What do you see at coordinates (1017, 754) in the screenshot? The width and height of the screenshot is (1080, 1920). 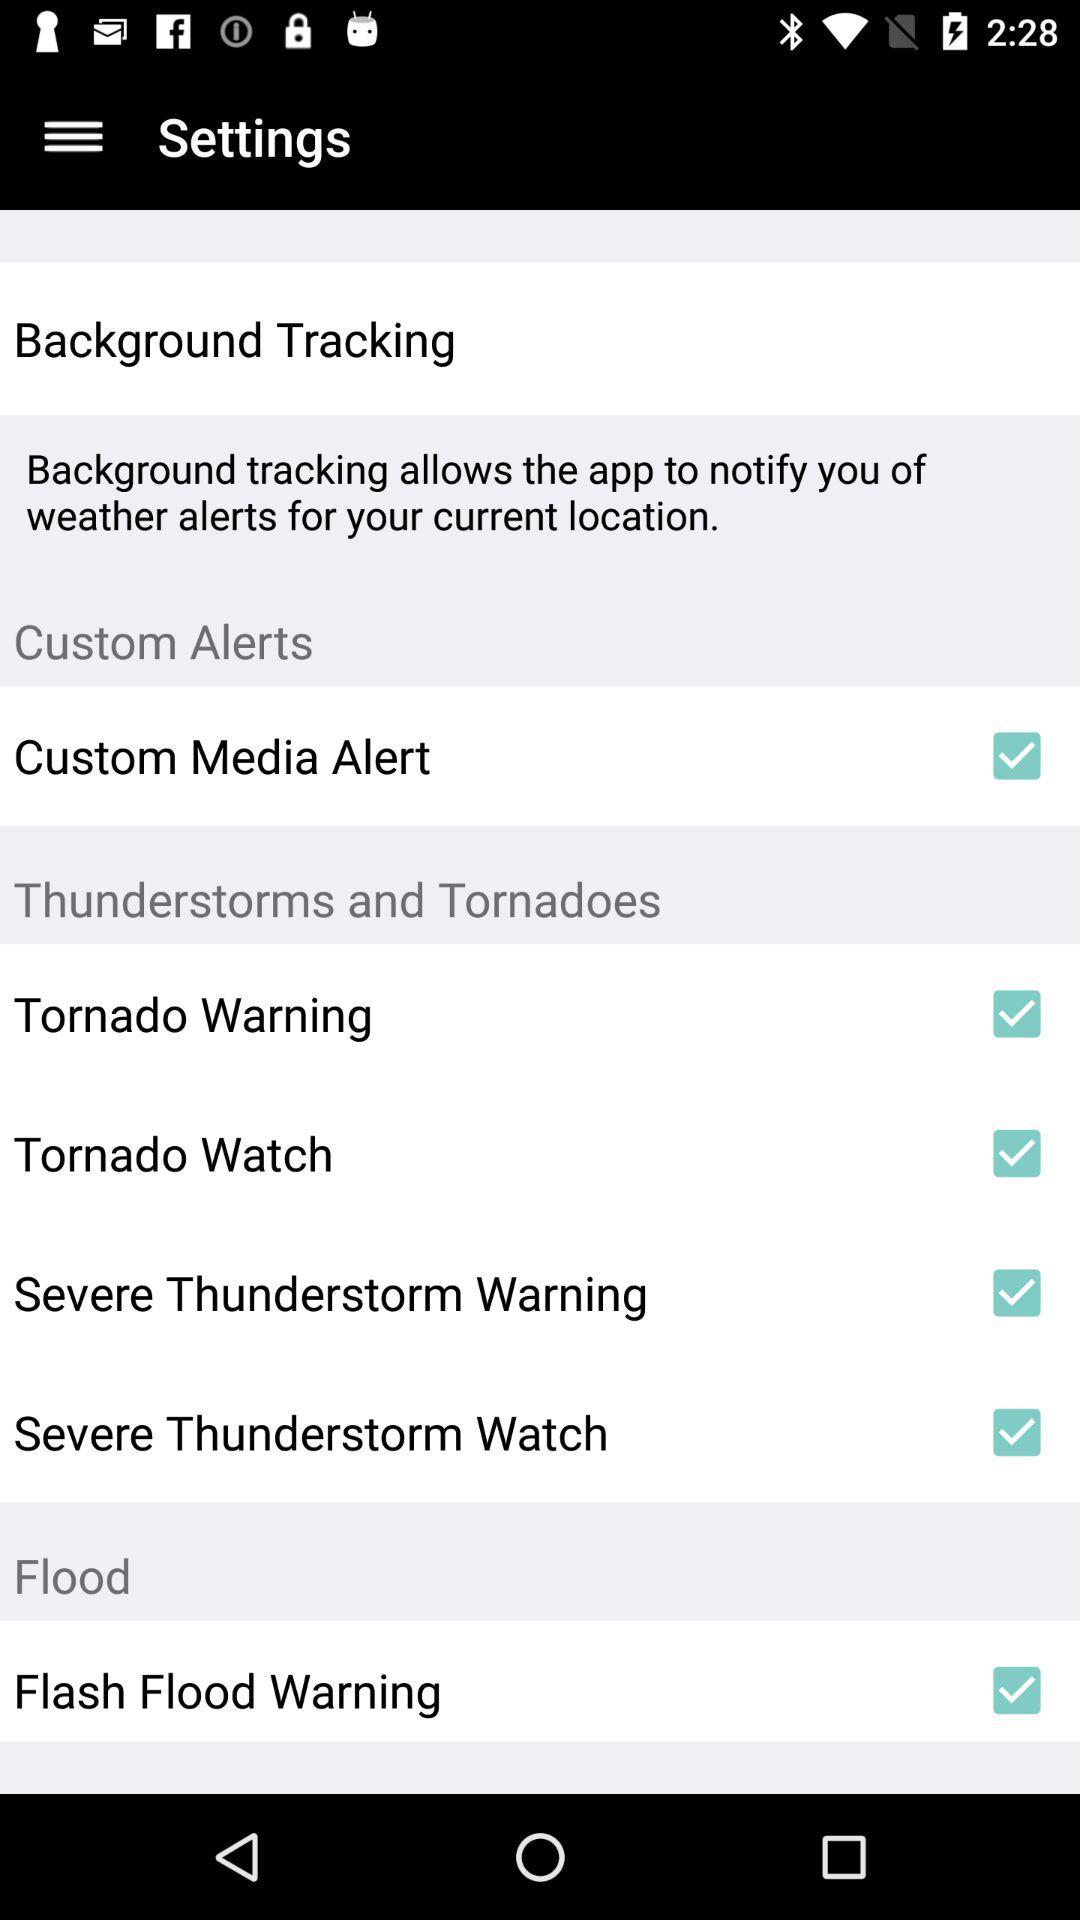 I see `item to the right of custom media alert` at bounding box center [1017, 754].